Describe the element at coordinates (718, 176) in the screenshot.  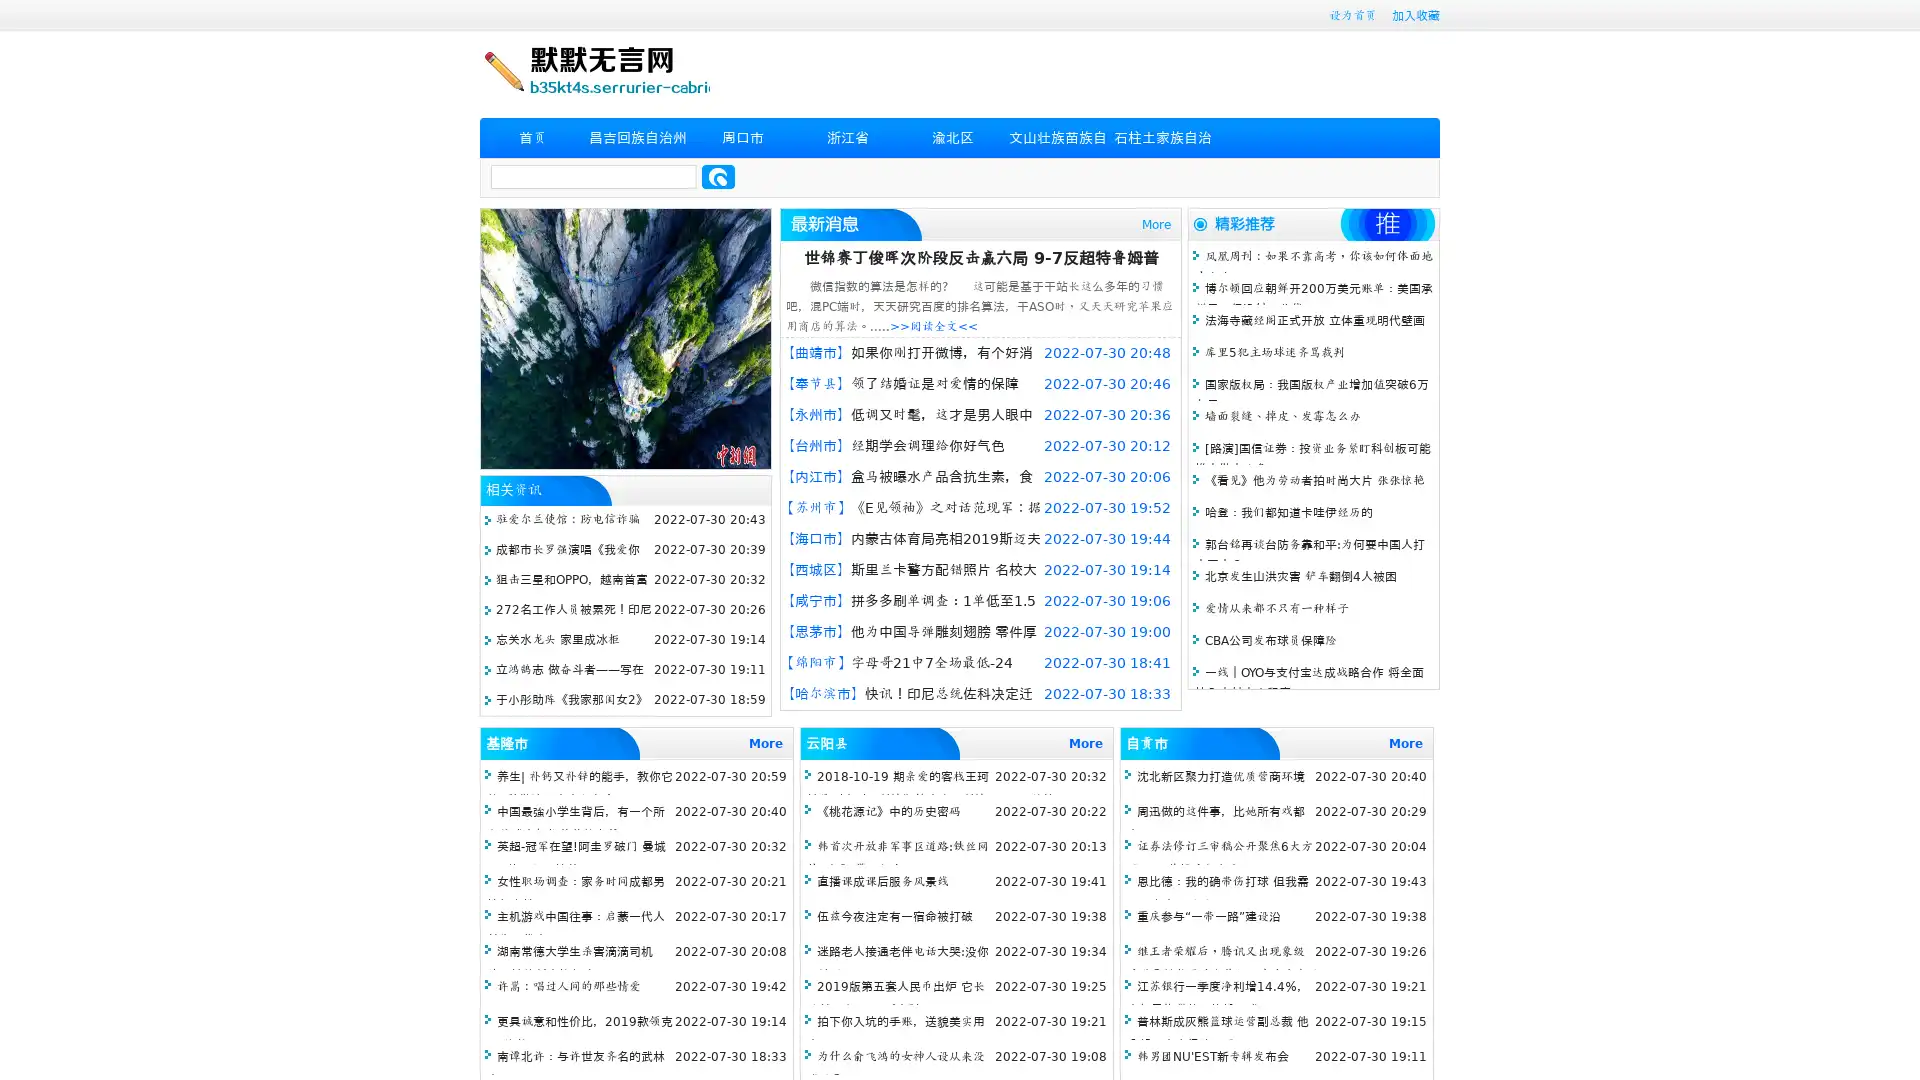
I see `Search` at that location.